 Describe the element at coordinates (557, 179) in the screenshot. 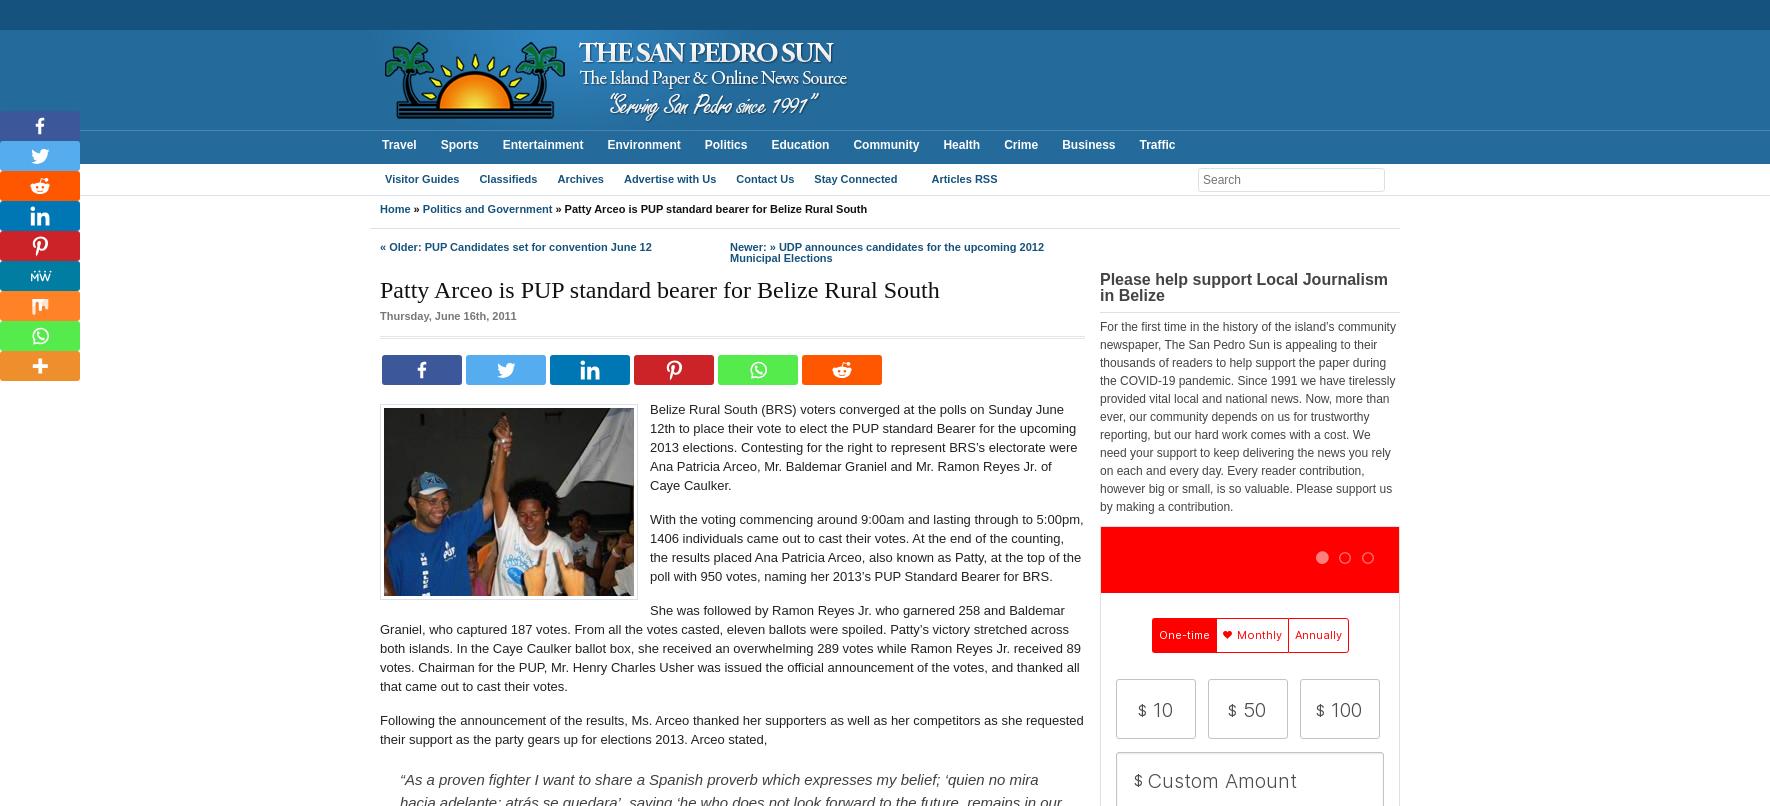

I see `'Archives'` at that location.